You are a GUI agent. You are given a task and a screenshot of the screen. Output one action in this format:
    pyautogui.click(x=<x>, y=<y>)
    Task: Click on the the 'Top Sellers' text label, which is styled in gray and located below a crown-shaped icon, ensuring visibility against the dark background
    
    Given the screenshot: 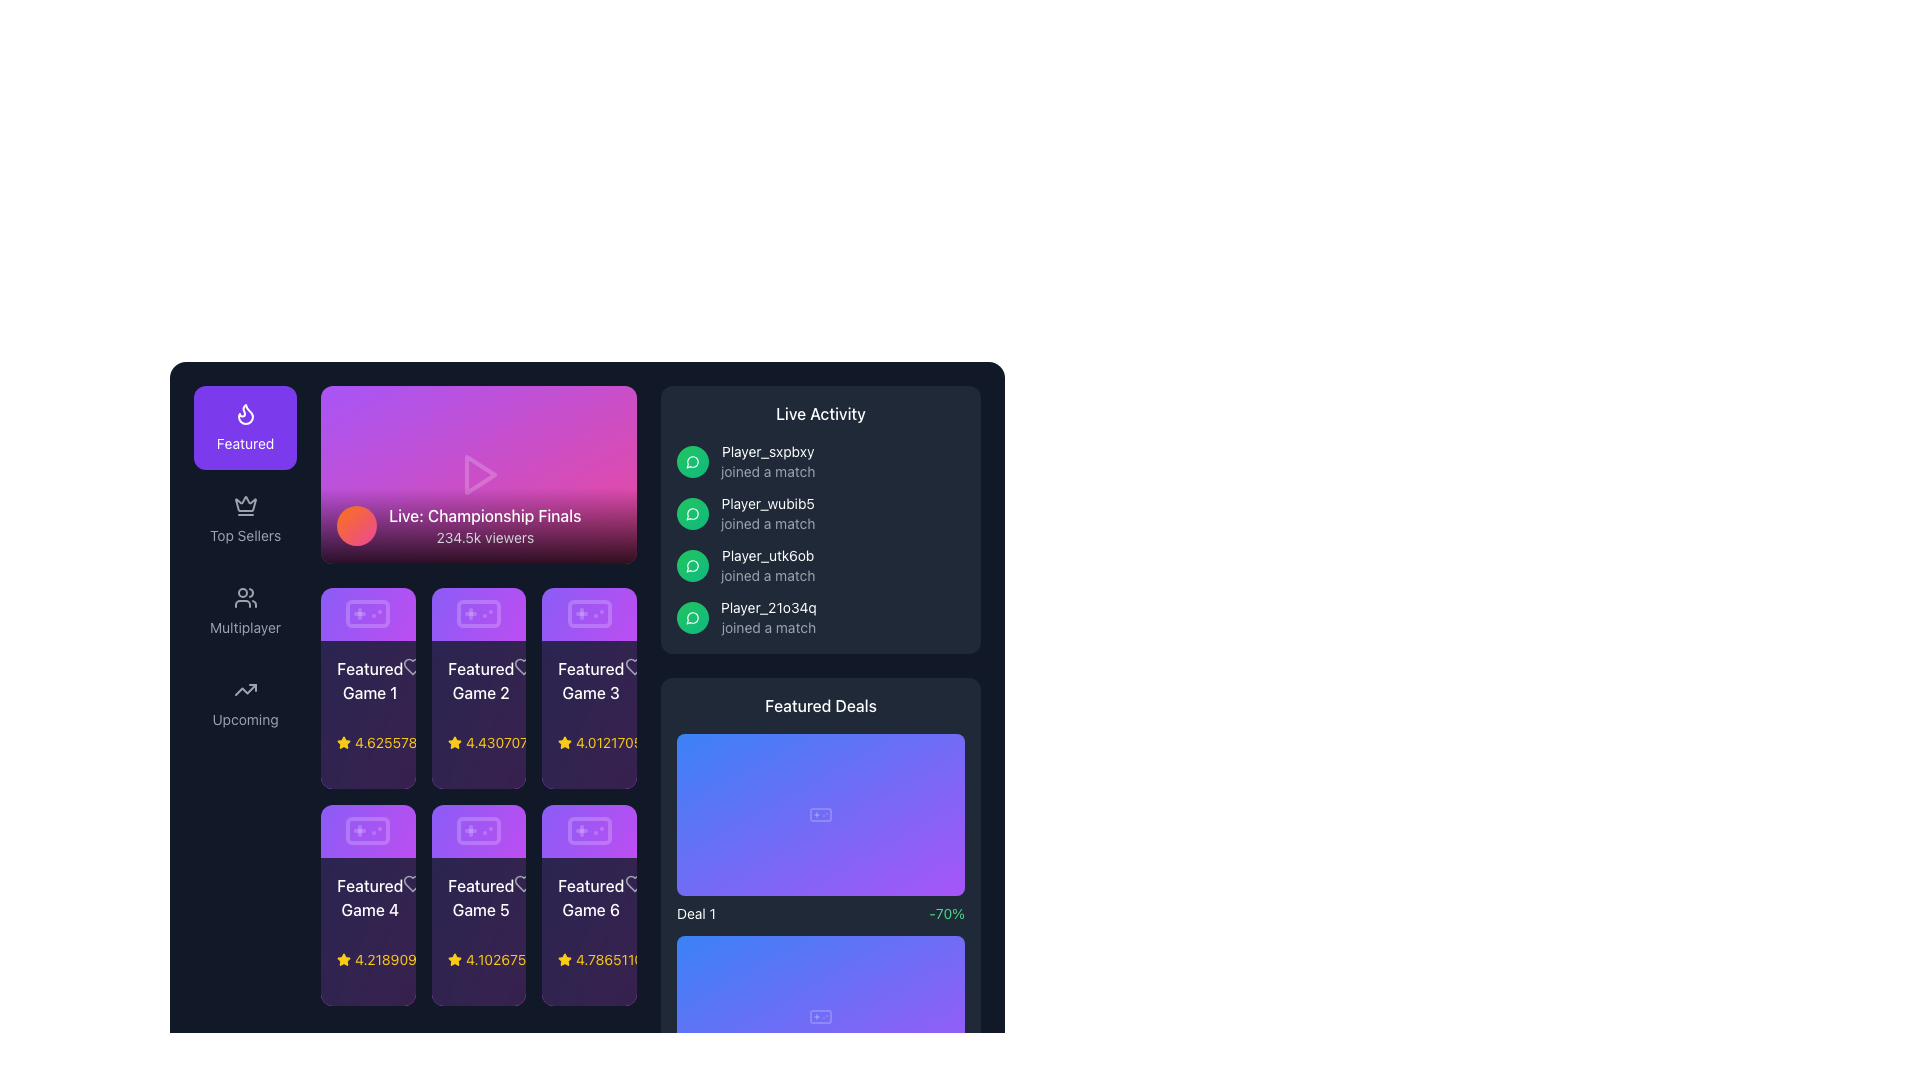 What is the action you would take?
    pyautogui.click(x=244, y=535)
    